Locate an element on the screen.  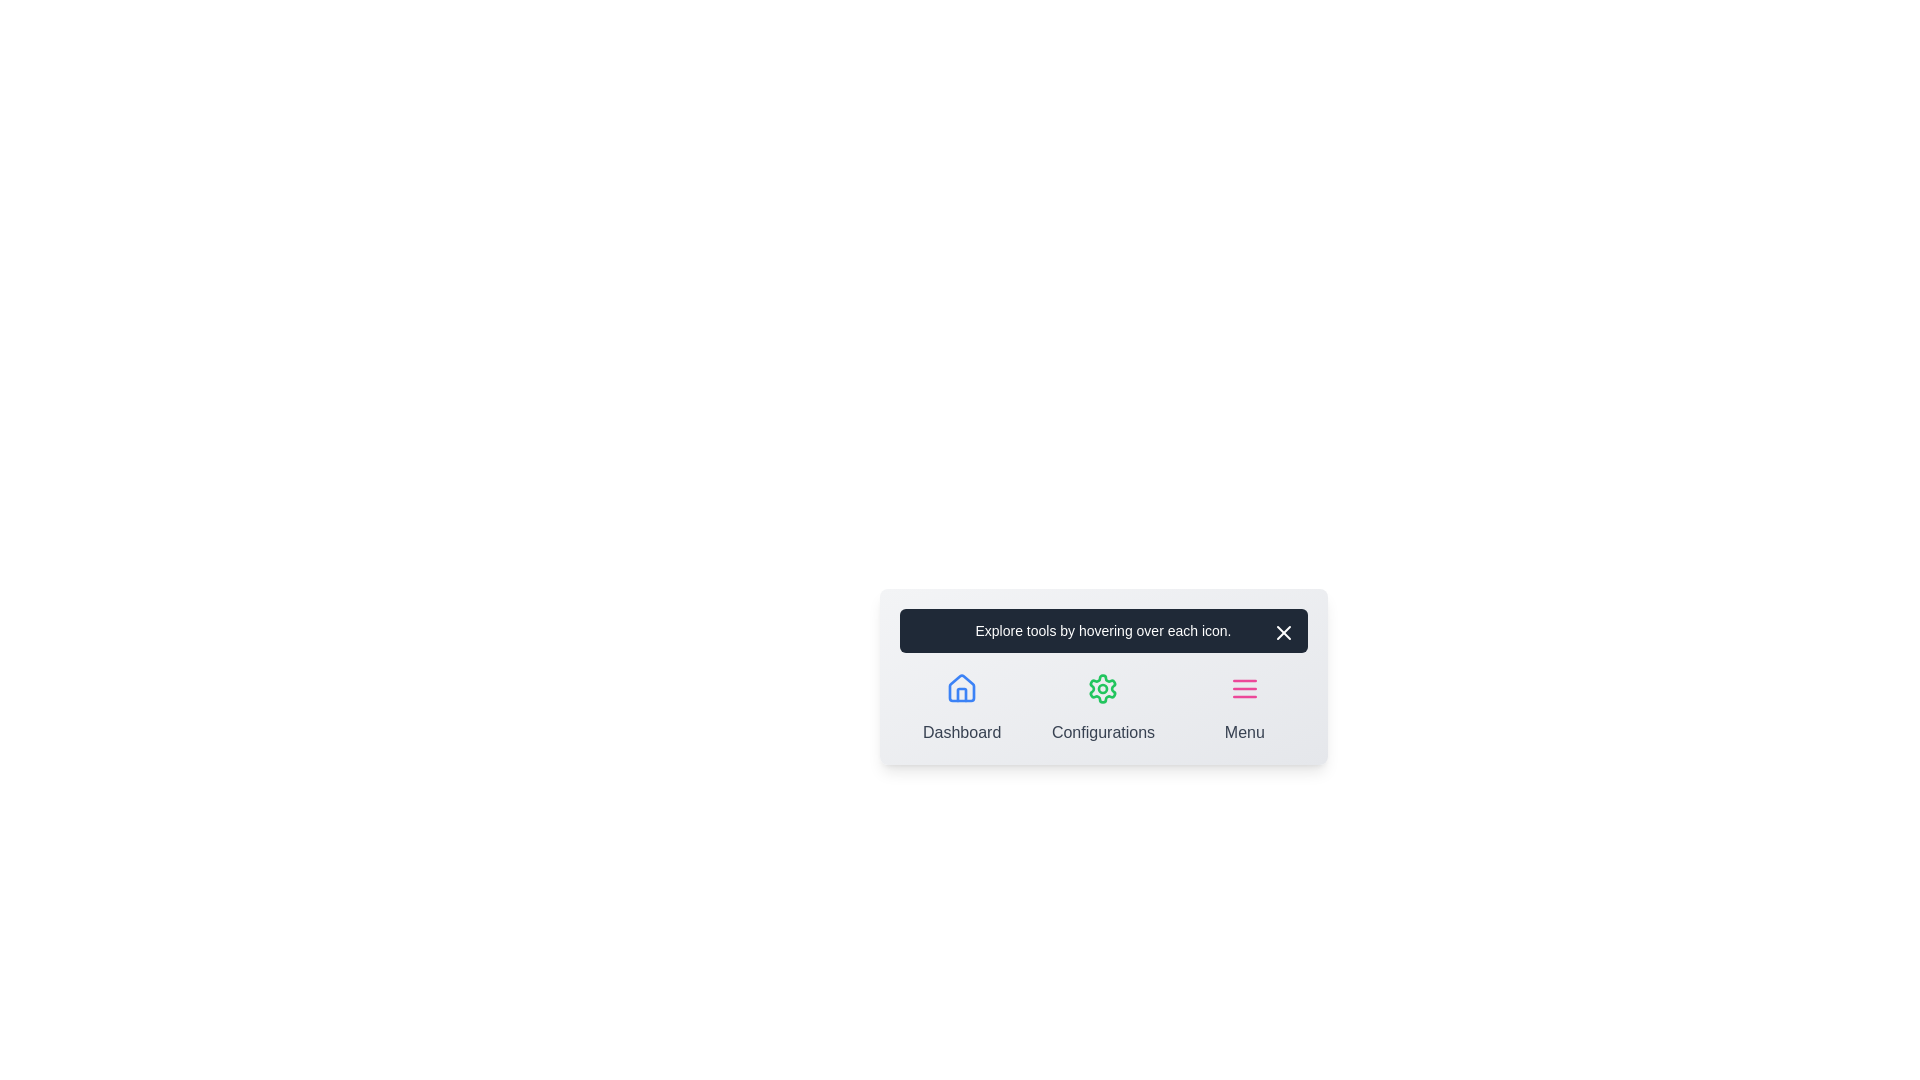
the circular green settings button, which features a gear symbol, located between the 'Dashboard' and 'Menu' icons in the bottom toolbar is located at coordinates (1102, 688).